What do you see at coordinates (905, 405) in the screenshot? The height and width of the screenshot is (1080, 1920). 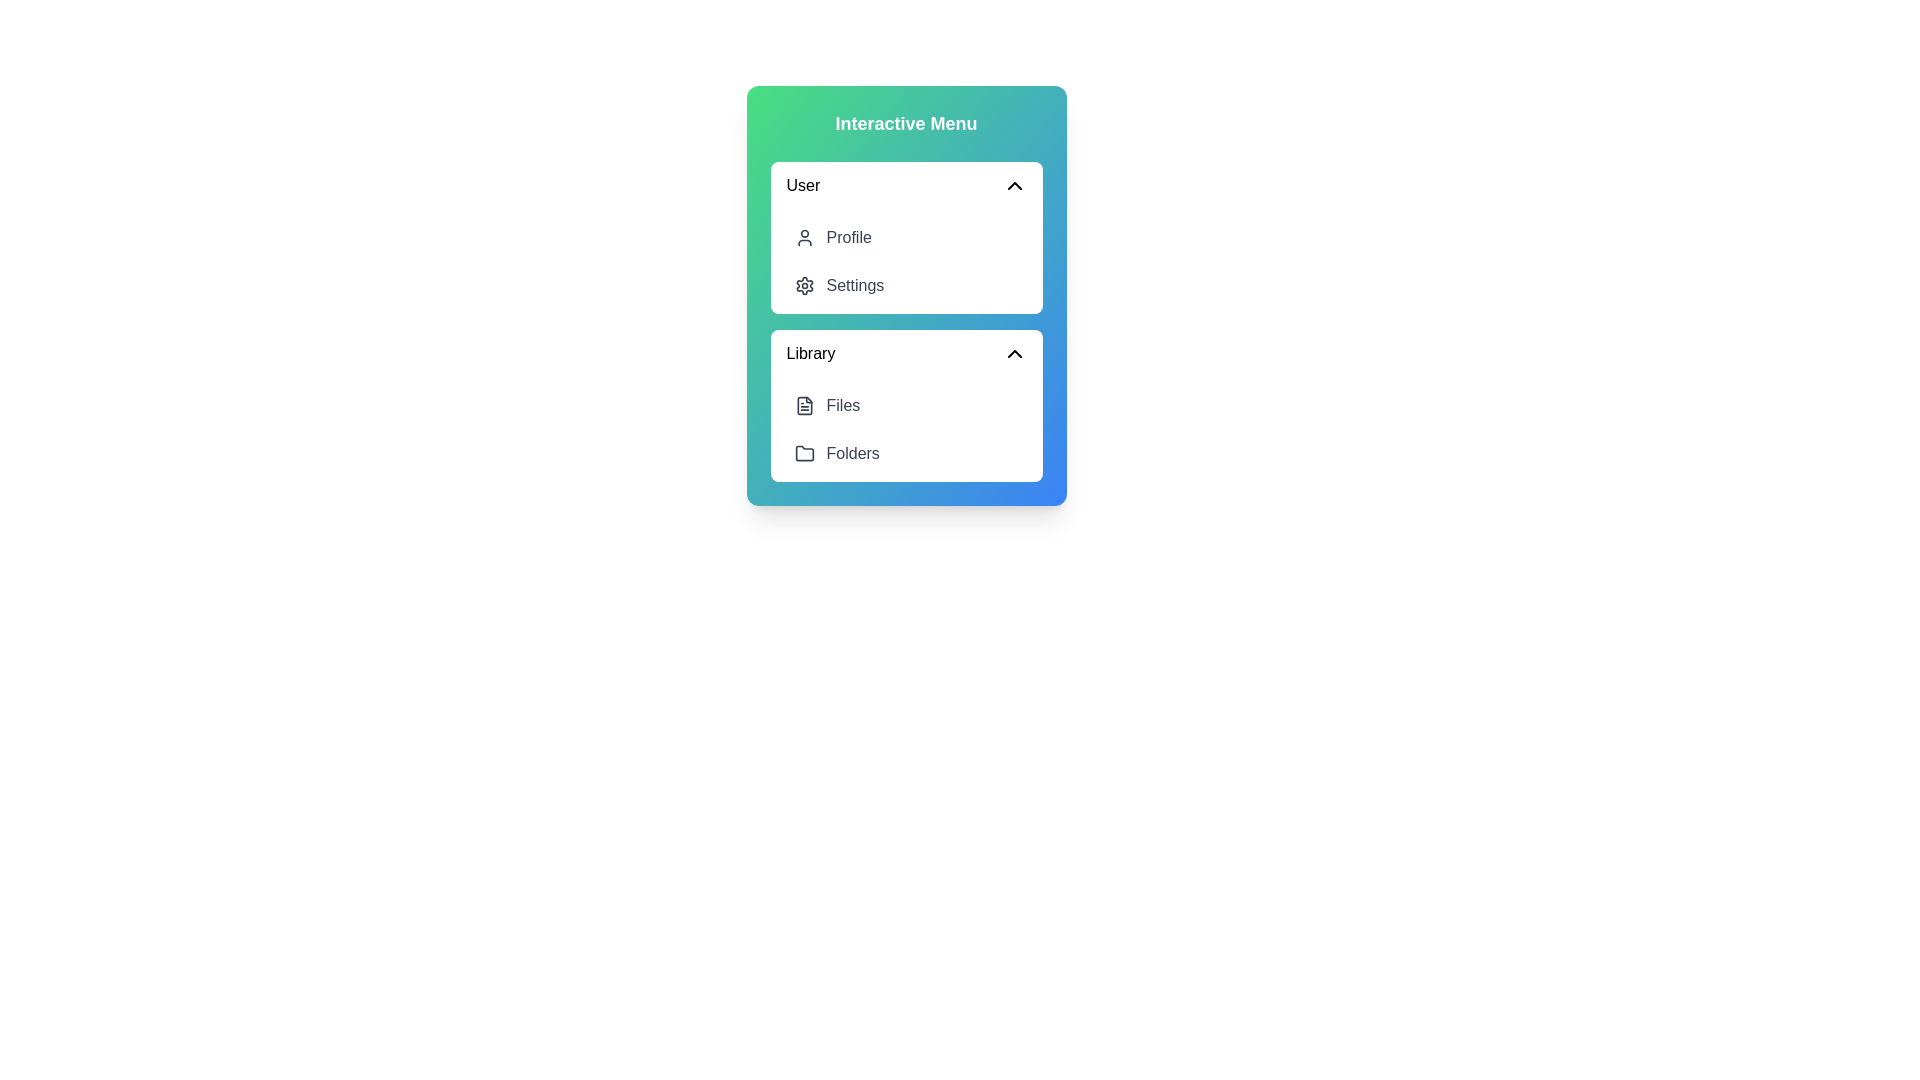 I see `the menu item Files to observe its hover style` at bounding box center [905, 405].